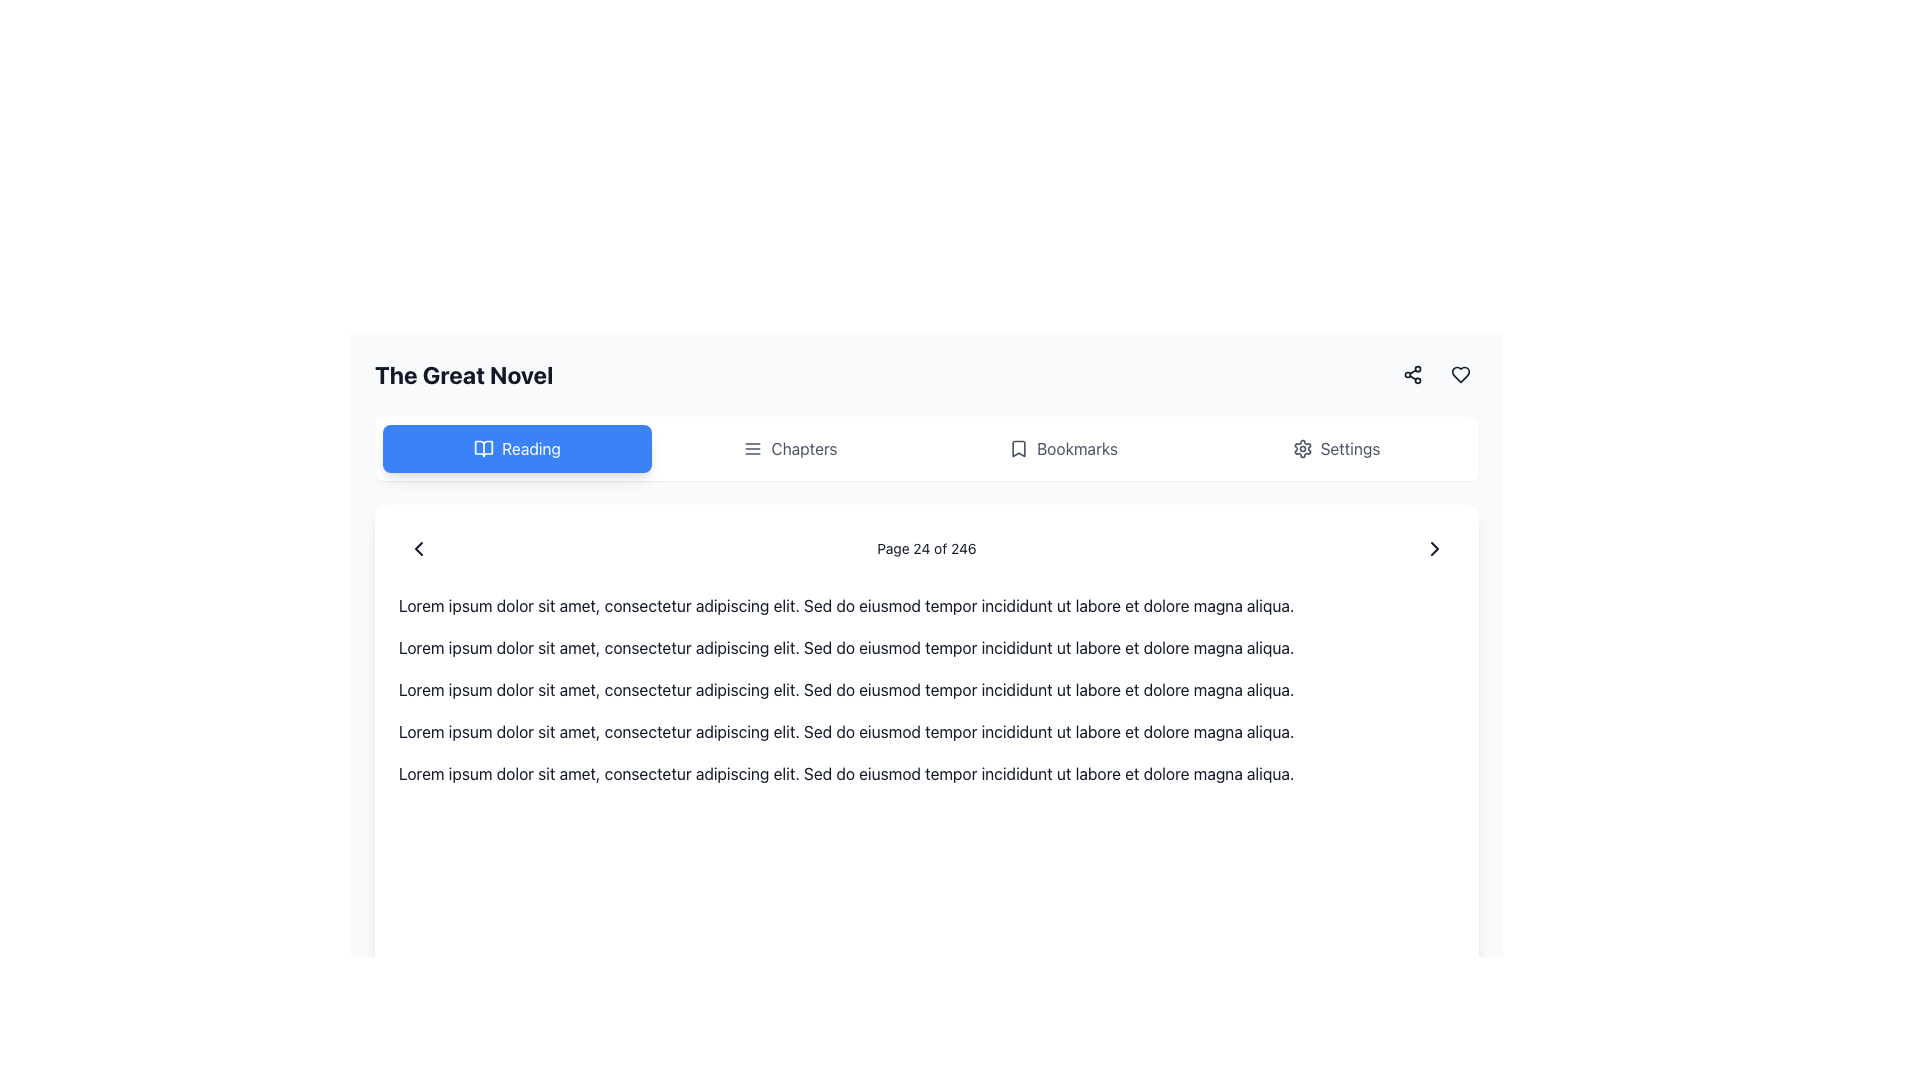  I want to click on the 'Settings' button located in the menu bar at the top right, featuring a gear icon and rounded corners, so click(1336, 447).